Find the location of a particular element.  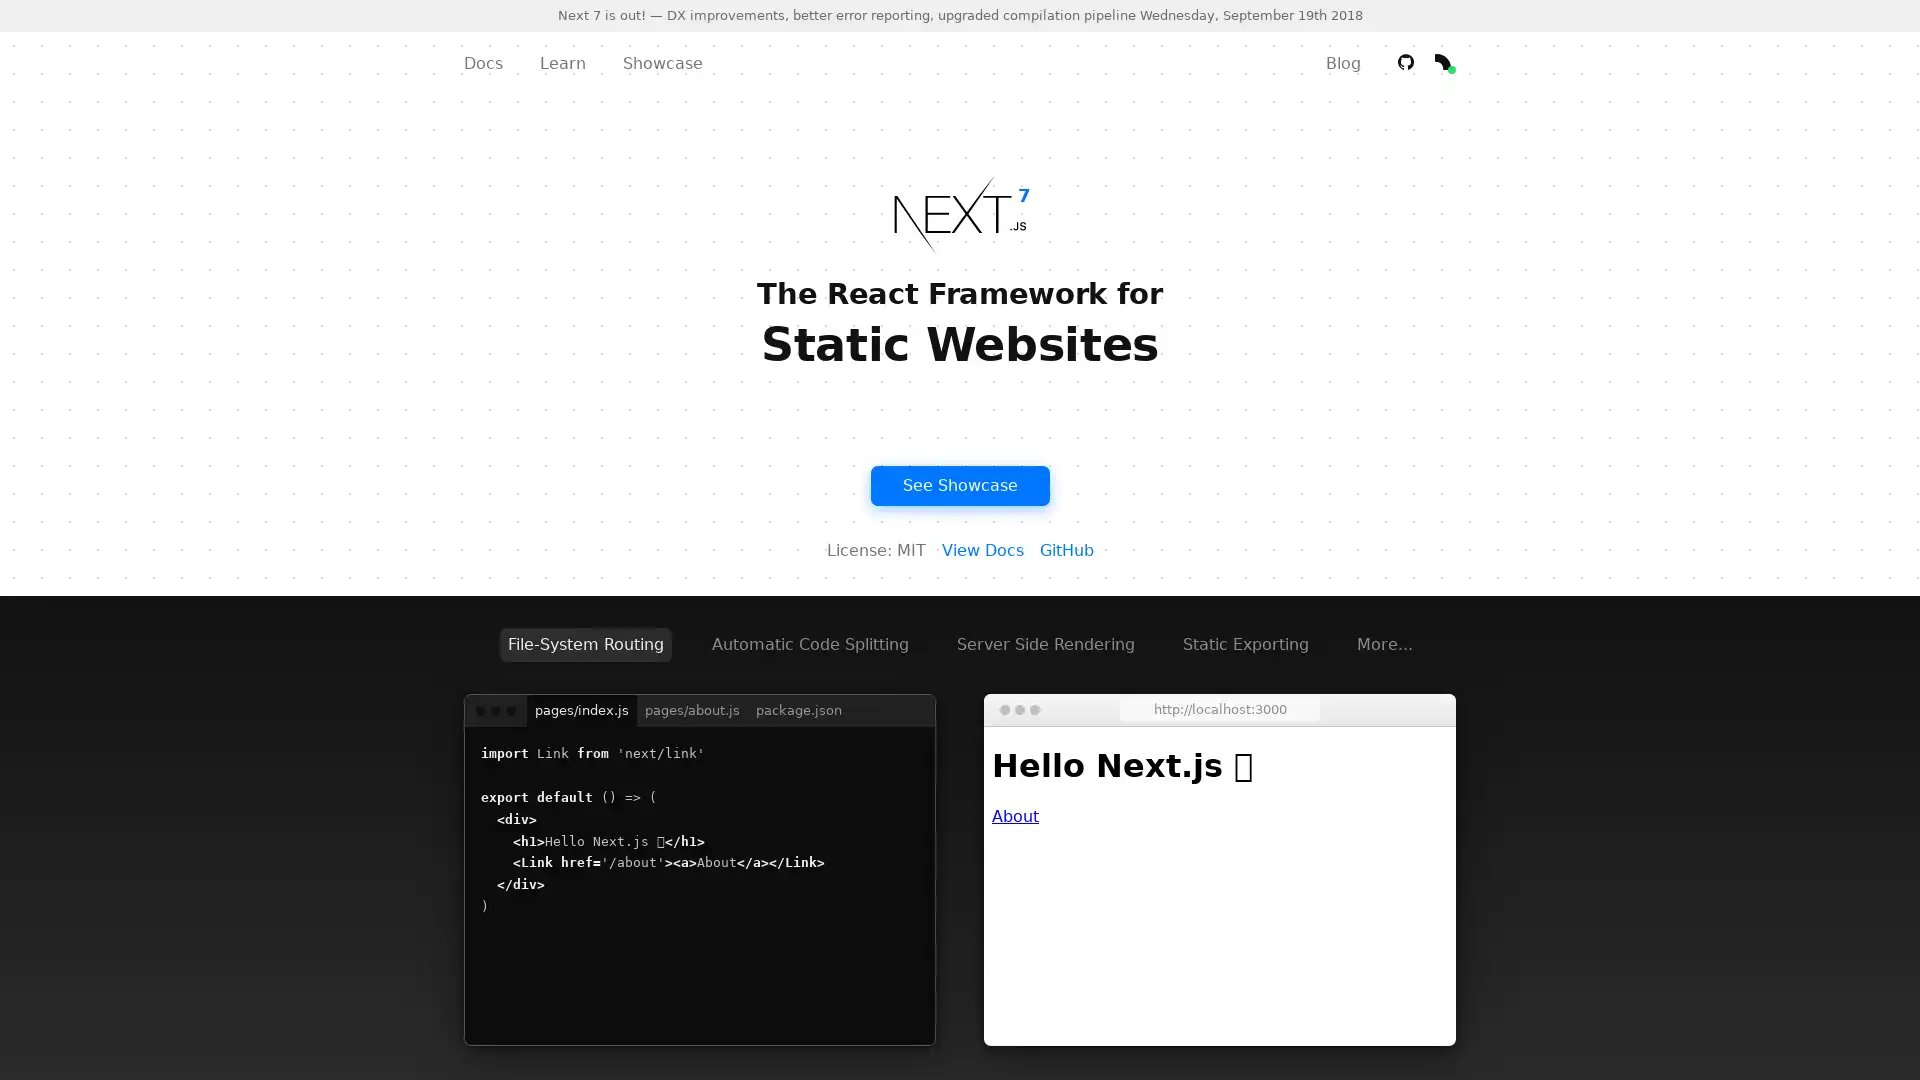

GitHub is located at coordinates (1064, 550).